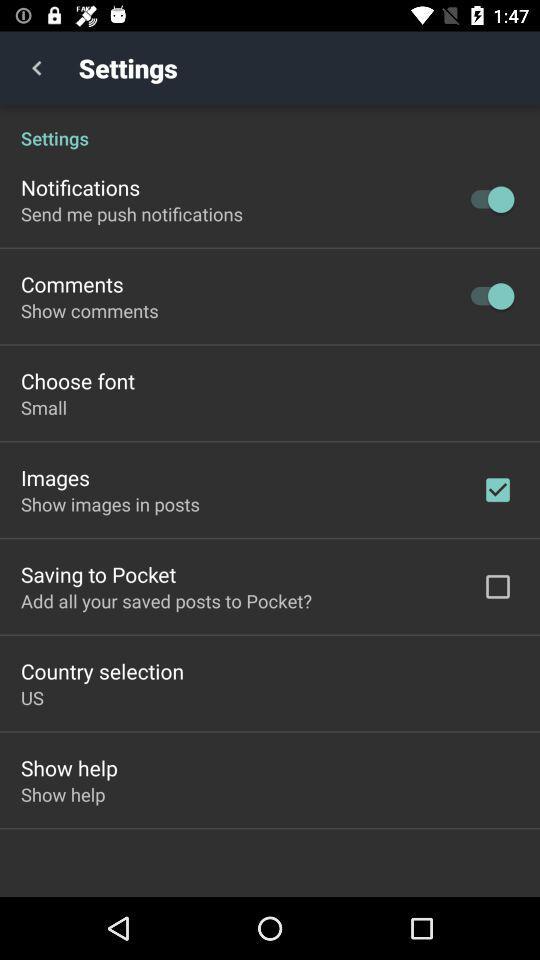  I want to click on country selection, so click(102, 671).